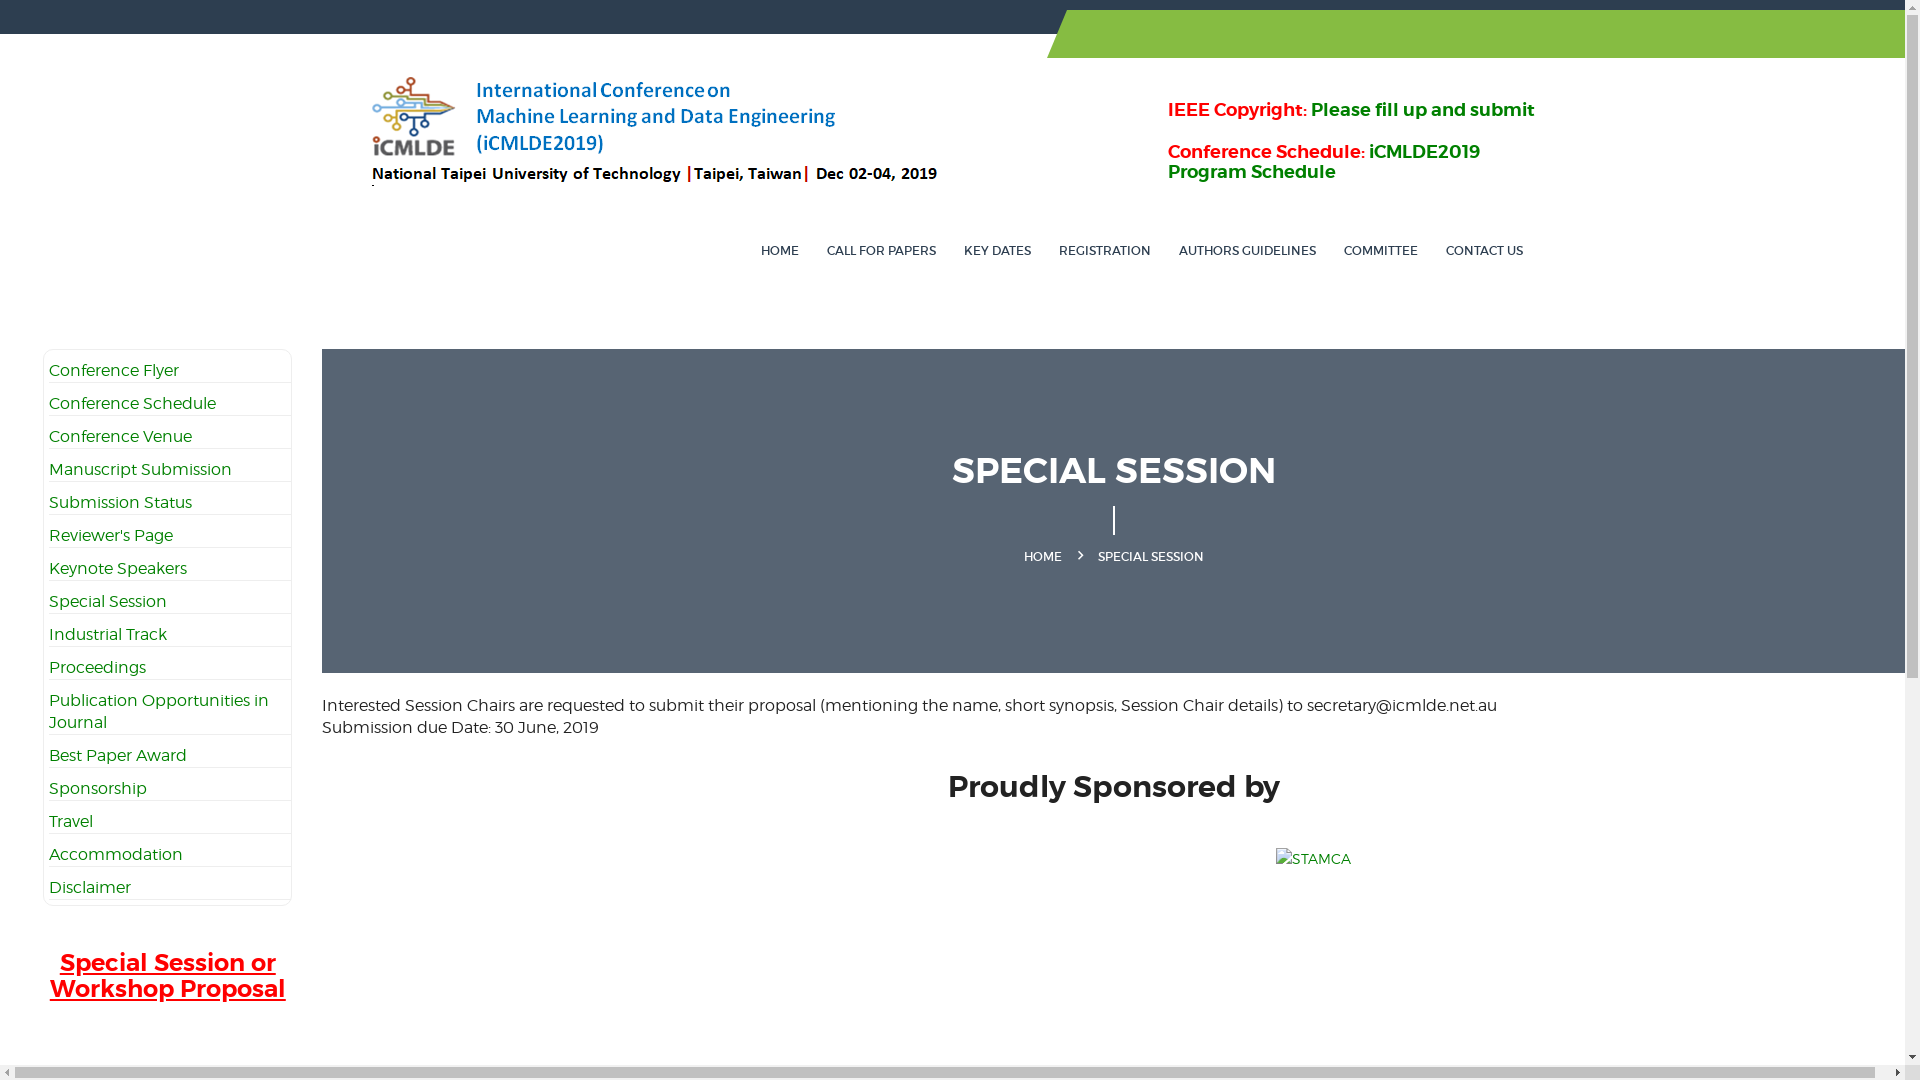 Image resolution: width=1920 pixels, height=1080 pixels. Describe the element at coordinates (1420, 109) in the screenshot. I see `'Please fill up and submit'` at that location.